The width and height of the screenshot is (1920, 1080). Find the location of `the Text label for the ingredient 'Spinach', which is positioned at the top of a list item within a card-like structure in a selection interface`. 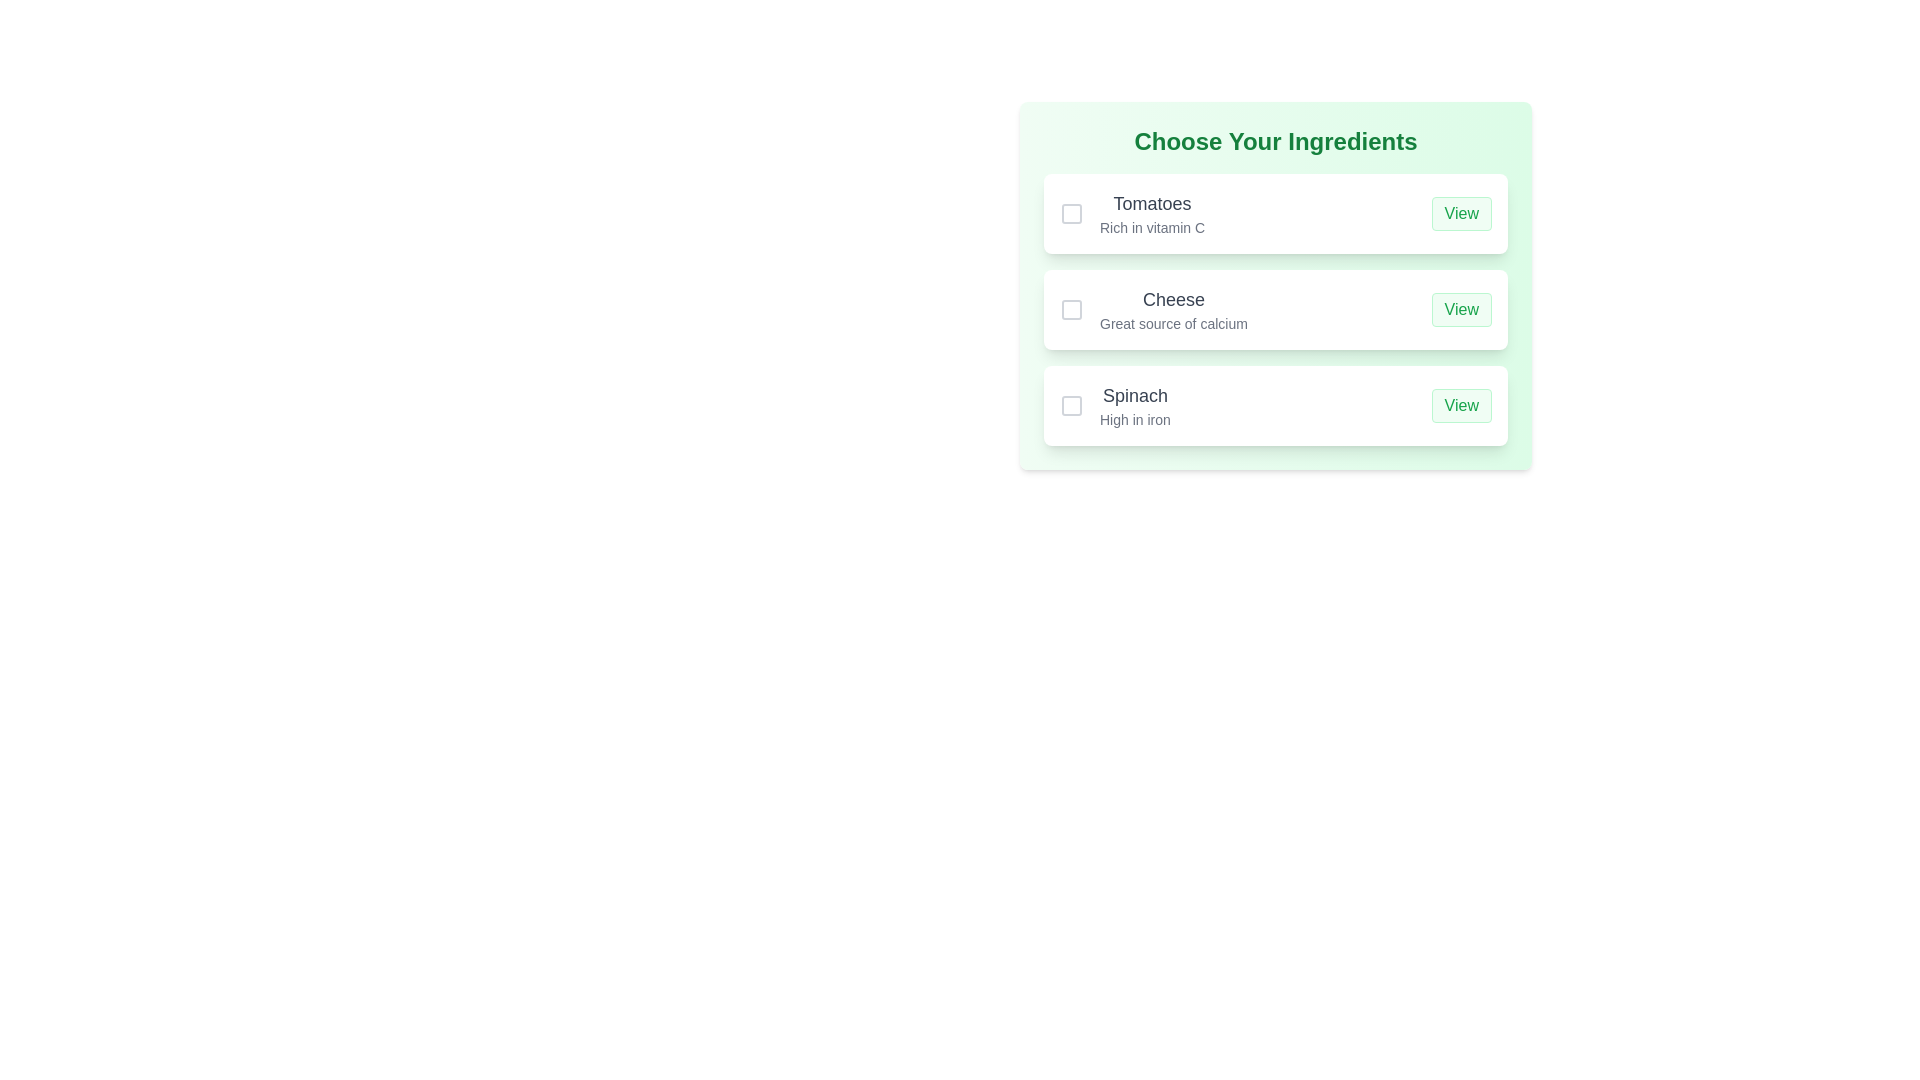

the Text label for the ingredient 'Spinach', which is positioned at the top of a list item within a card-like structure in a selection interface is located at coordinates (1135, 396).